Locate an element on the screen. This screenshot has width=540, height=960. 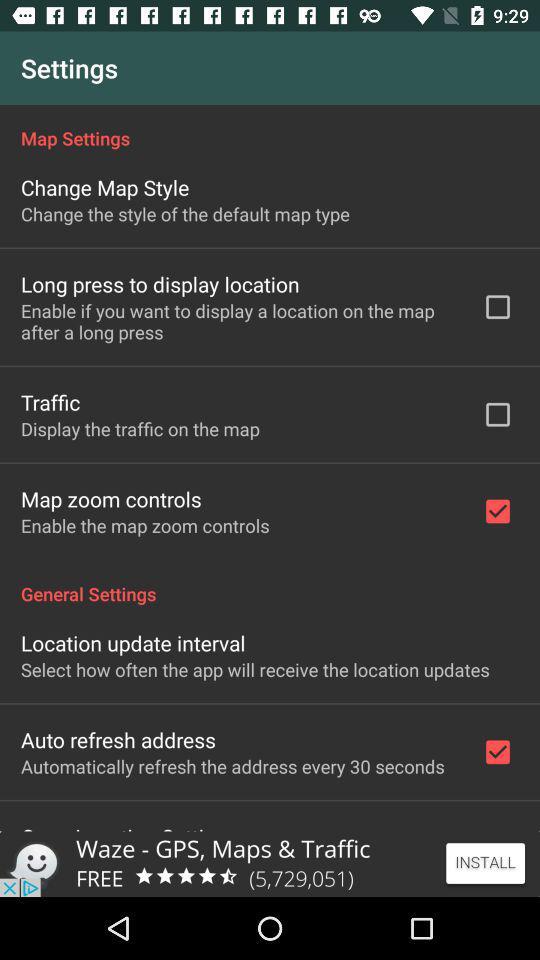
the icon above the open location settings icon is located at coordinates (231, 765).